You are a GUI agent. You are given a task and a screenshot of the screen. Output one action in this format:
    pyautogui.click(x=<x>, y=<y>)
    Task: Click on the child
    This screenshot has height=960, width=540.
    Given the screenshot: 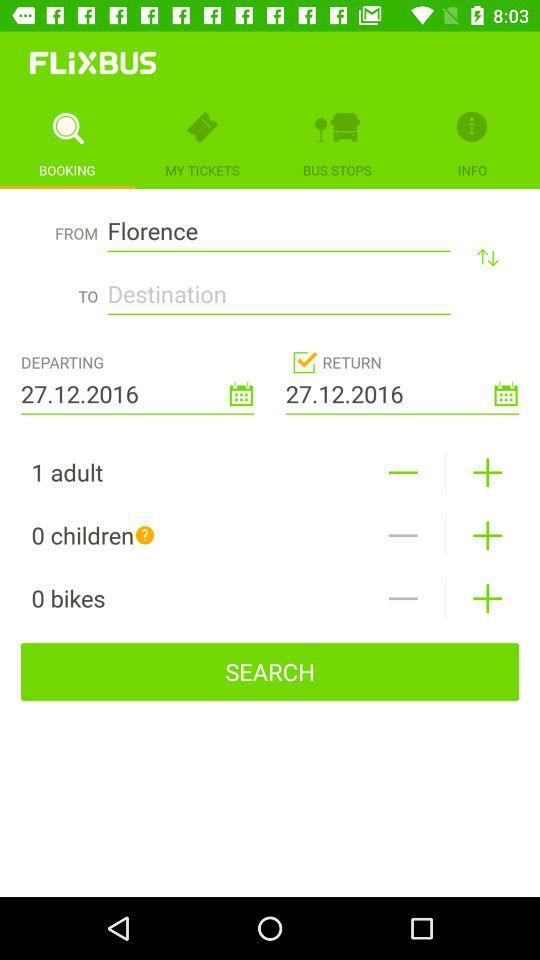 What is the action you would take?
    pyautogui.click(x=486, y=534)
    